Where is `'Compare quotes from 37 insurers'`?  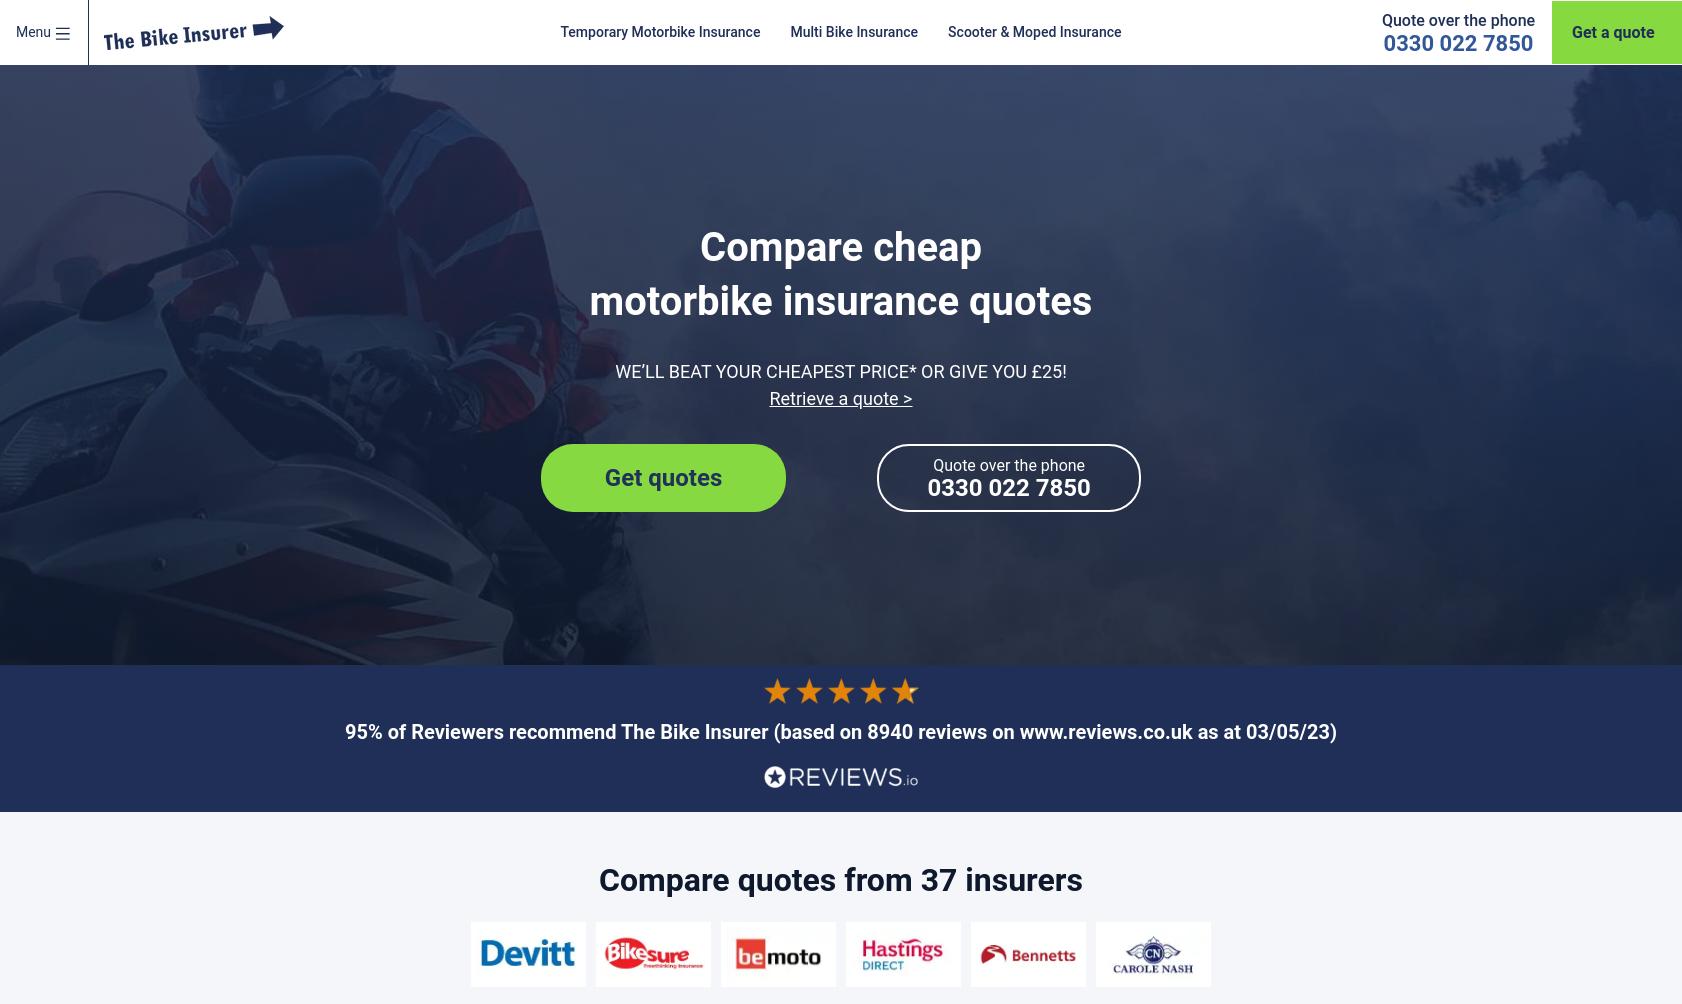
'Compare quotes from 37 insurers' is located at coordinates (598, 879).